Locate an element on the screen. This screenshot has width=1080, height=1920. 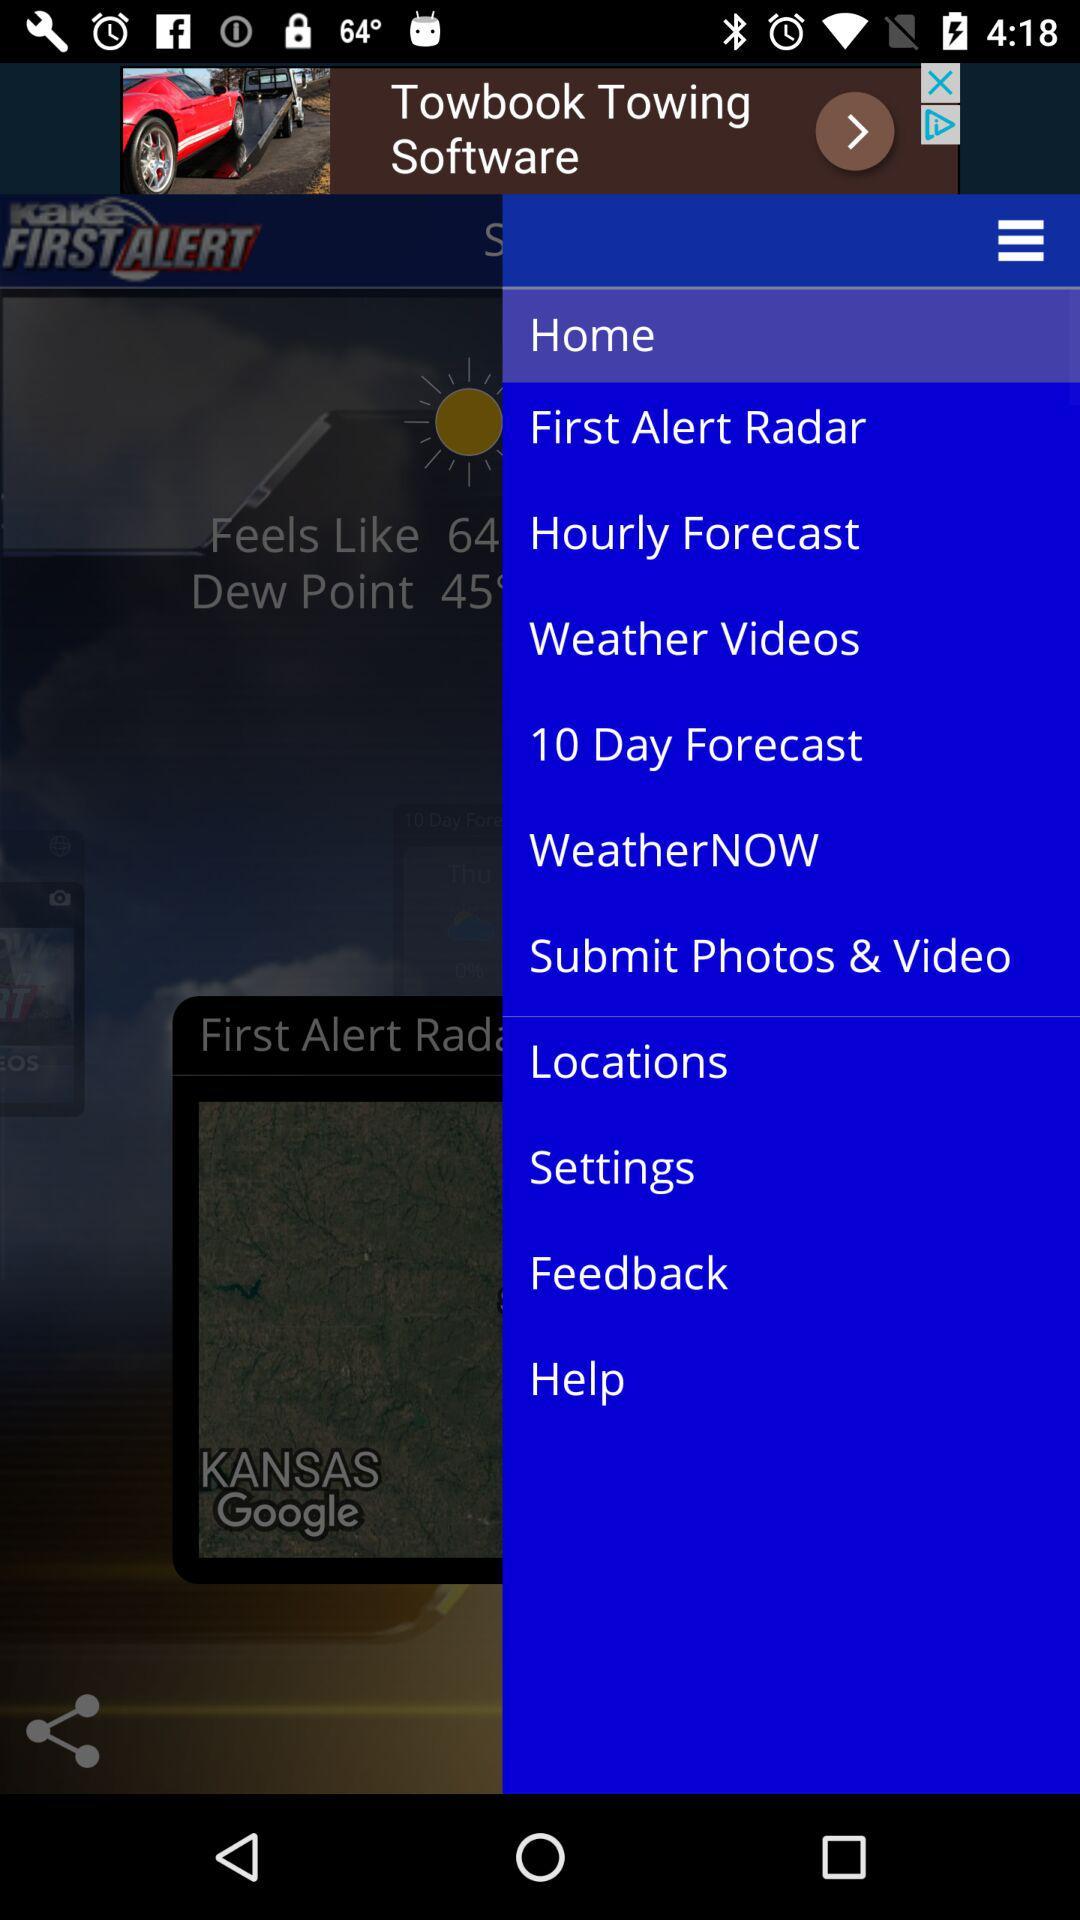
the share icon is located at coordinates (61, 1730).